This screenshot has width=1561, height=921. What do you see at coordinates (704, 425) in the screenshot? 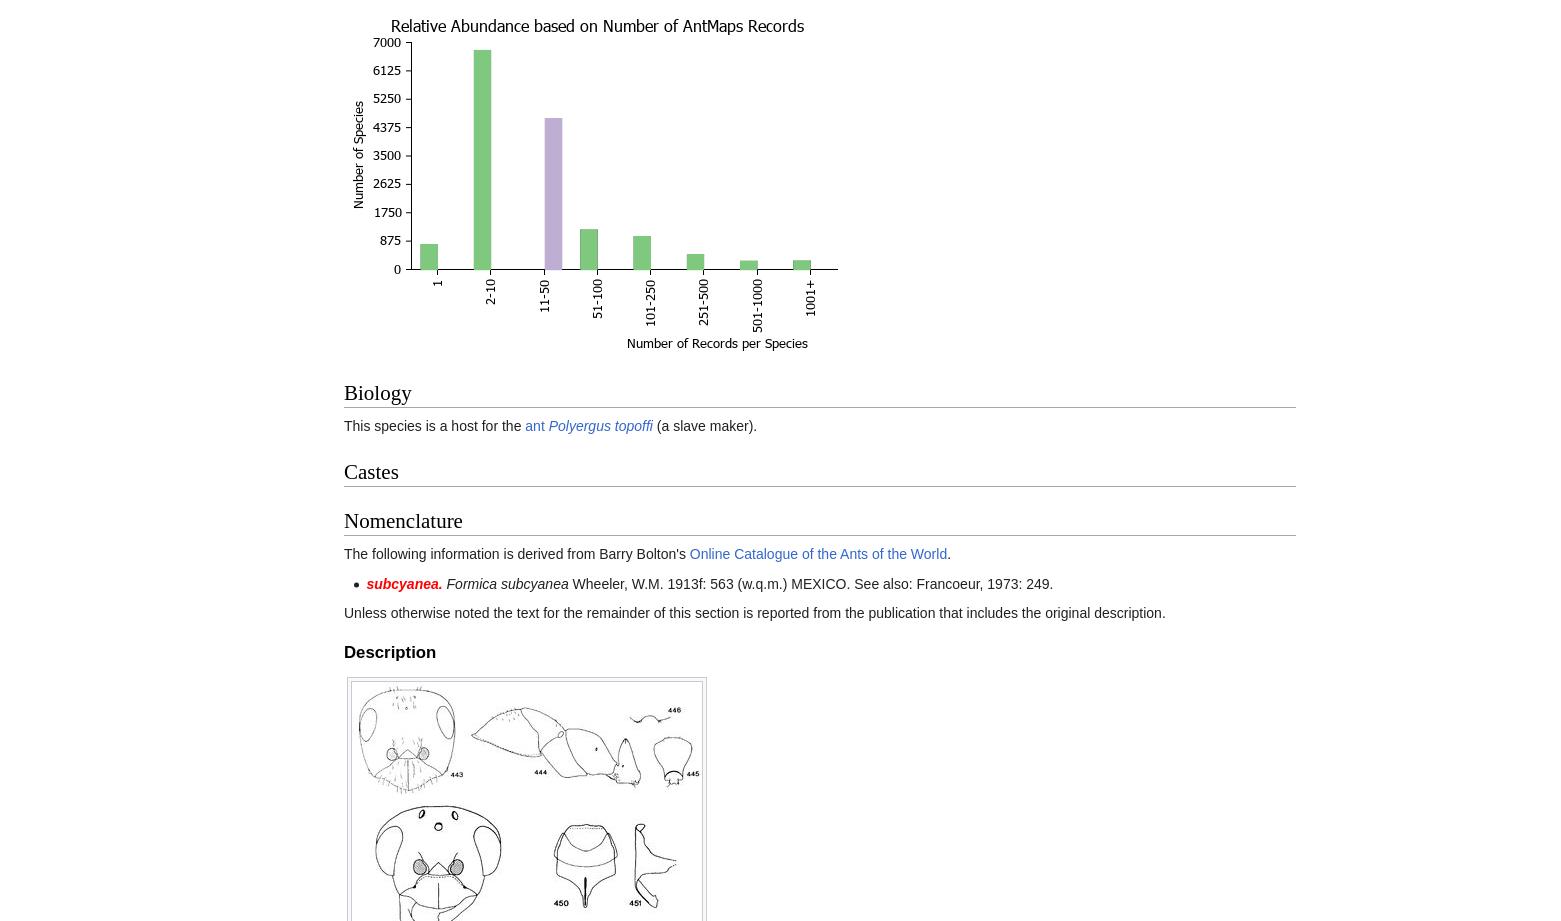
I see `'(a slave maker).'` at bounding box center [704, 425].